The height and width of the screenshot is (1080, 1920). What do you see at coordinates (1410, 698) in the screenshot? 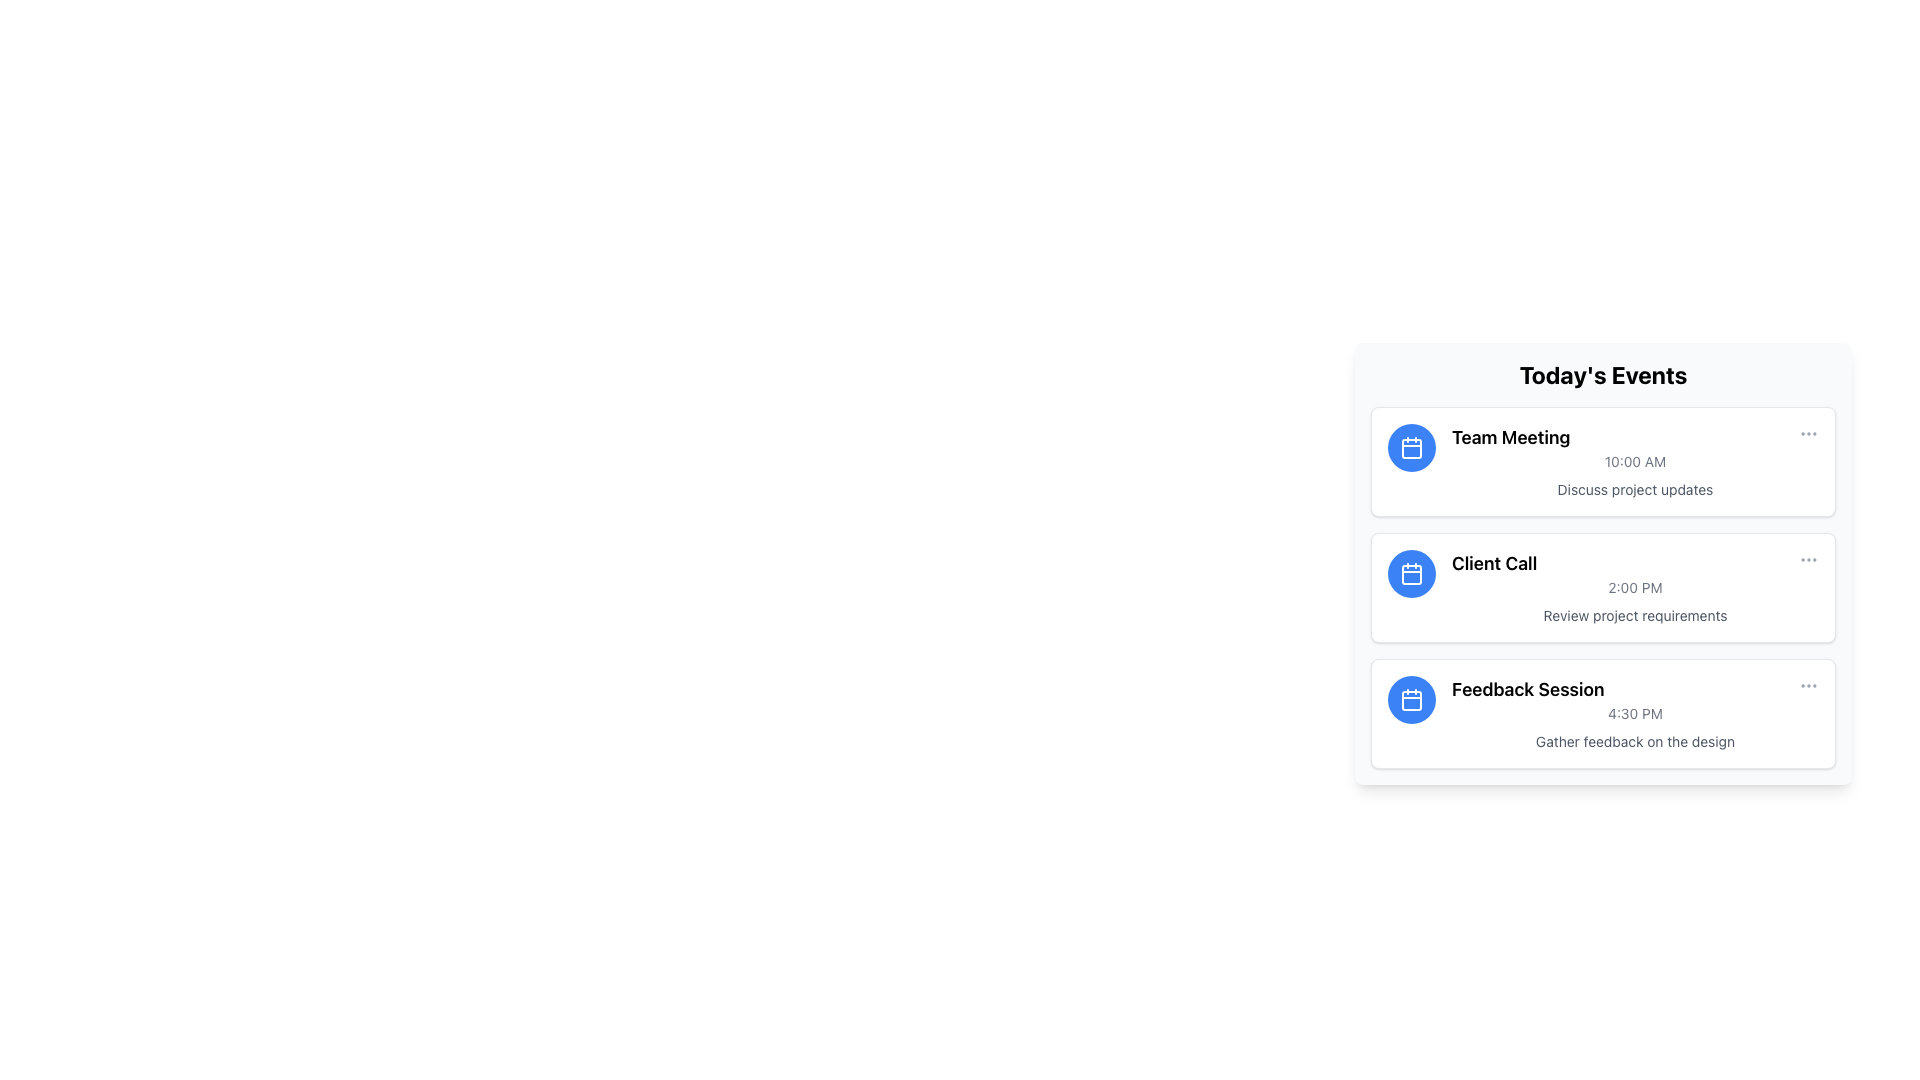
I see `the calendar icon with a blue background and white stroke, which is located next to the 'Feedback Session' label in the event listing` at bounding box center [1410, 698].